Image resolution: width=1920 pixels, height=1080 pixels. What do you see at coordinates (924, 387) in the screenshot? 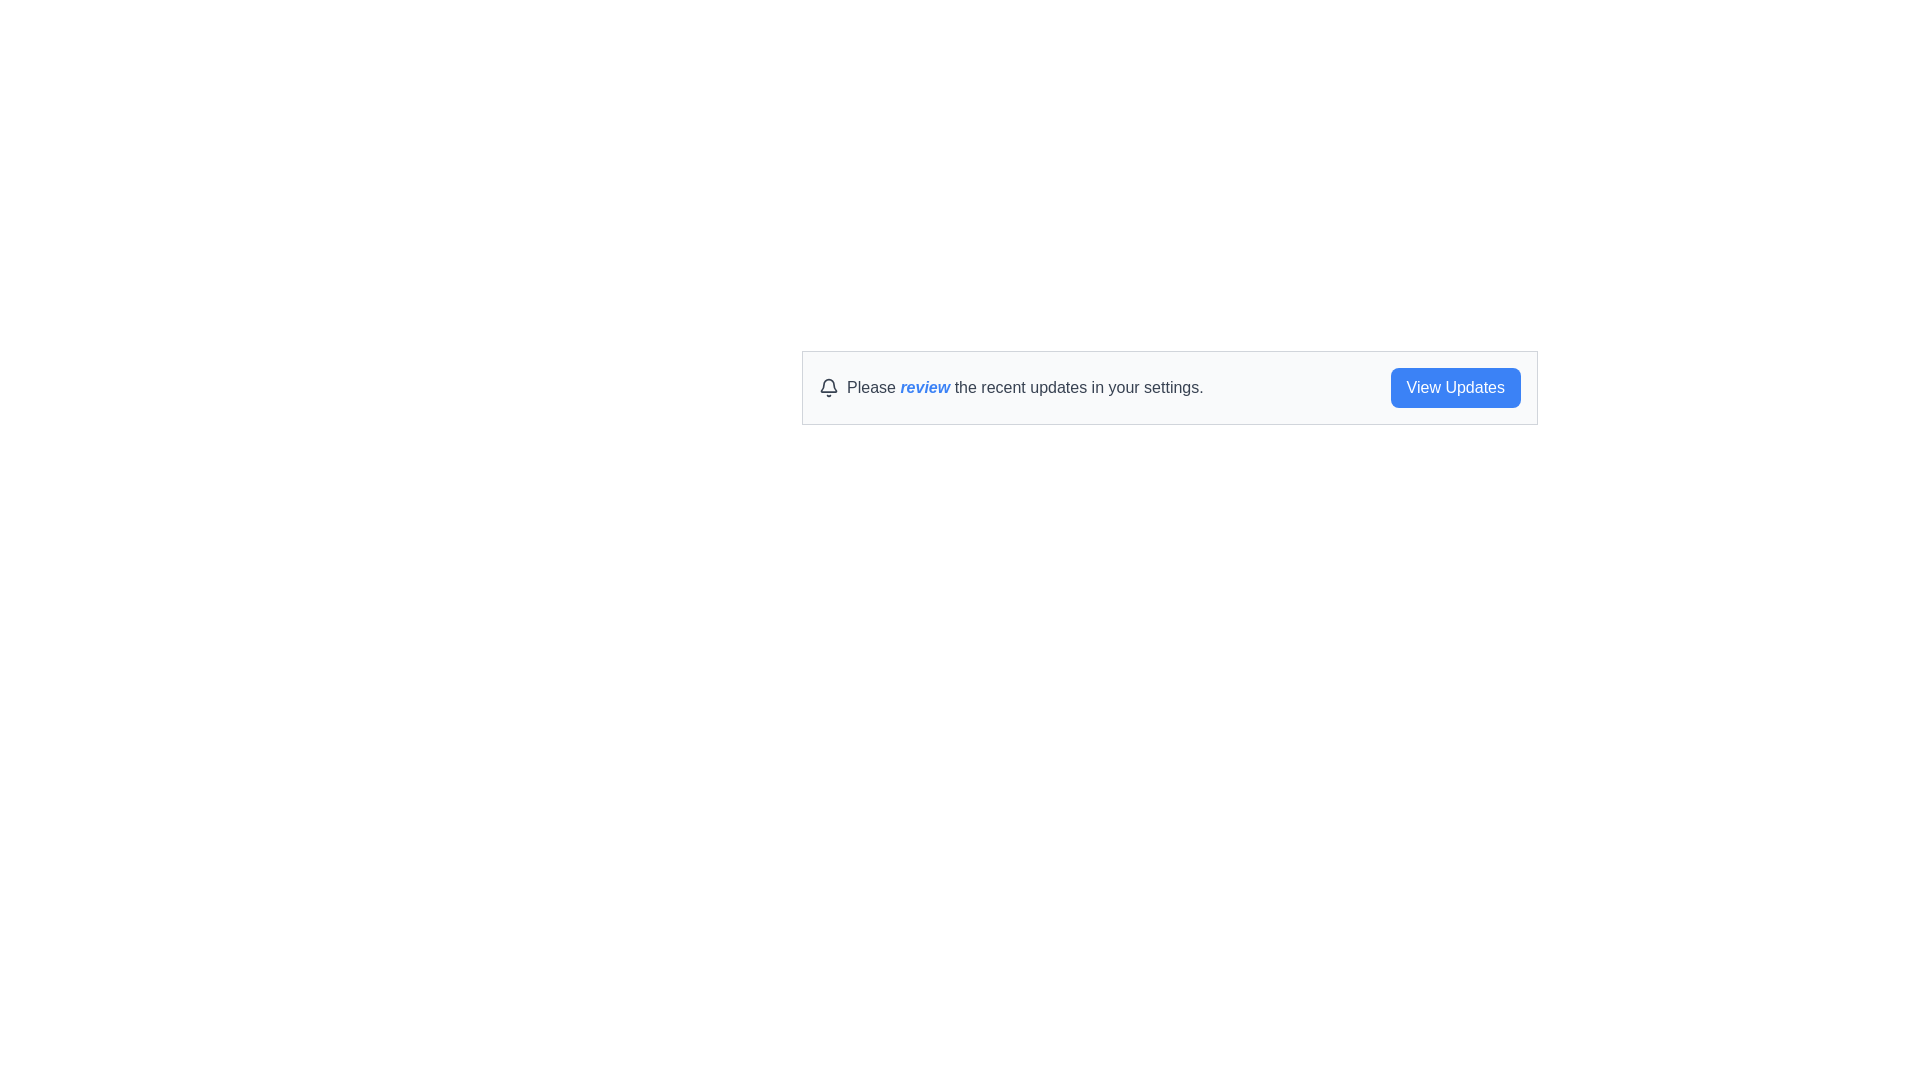
I see `emphasized text content that suggests an action within the sentence 'Please review the recent updates in your settings.'` at bounding box center [924, 387].